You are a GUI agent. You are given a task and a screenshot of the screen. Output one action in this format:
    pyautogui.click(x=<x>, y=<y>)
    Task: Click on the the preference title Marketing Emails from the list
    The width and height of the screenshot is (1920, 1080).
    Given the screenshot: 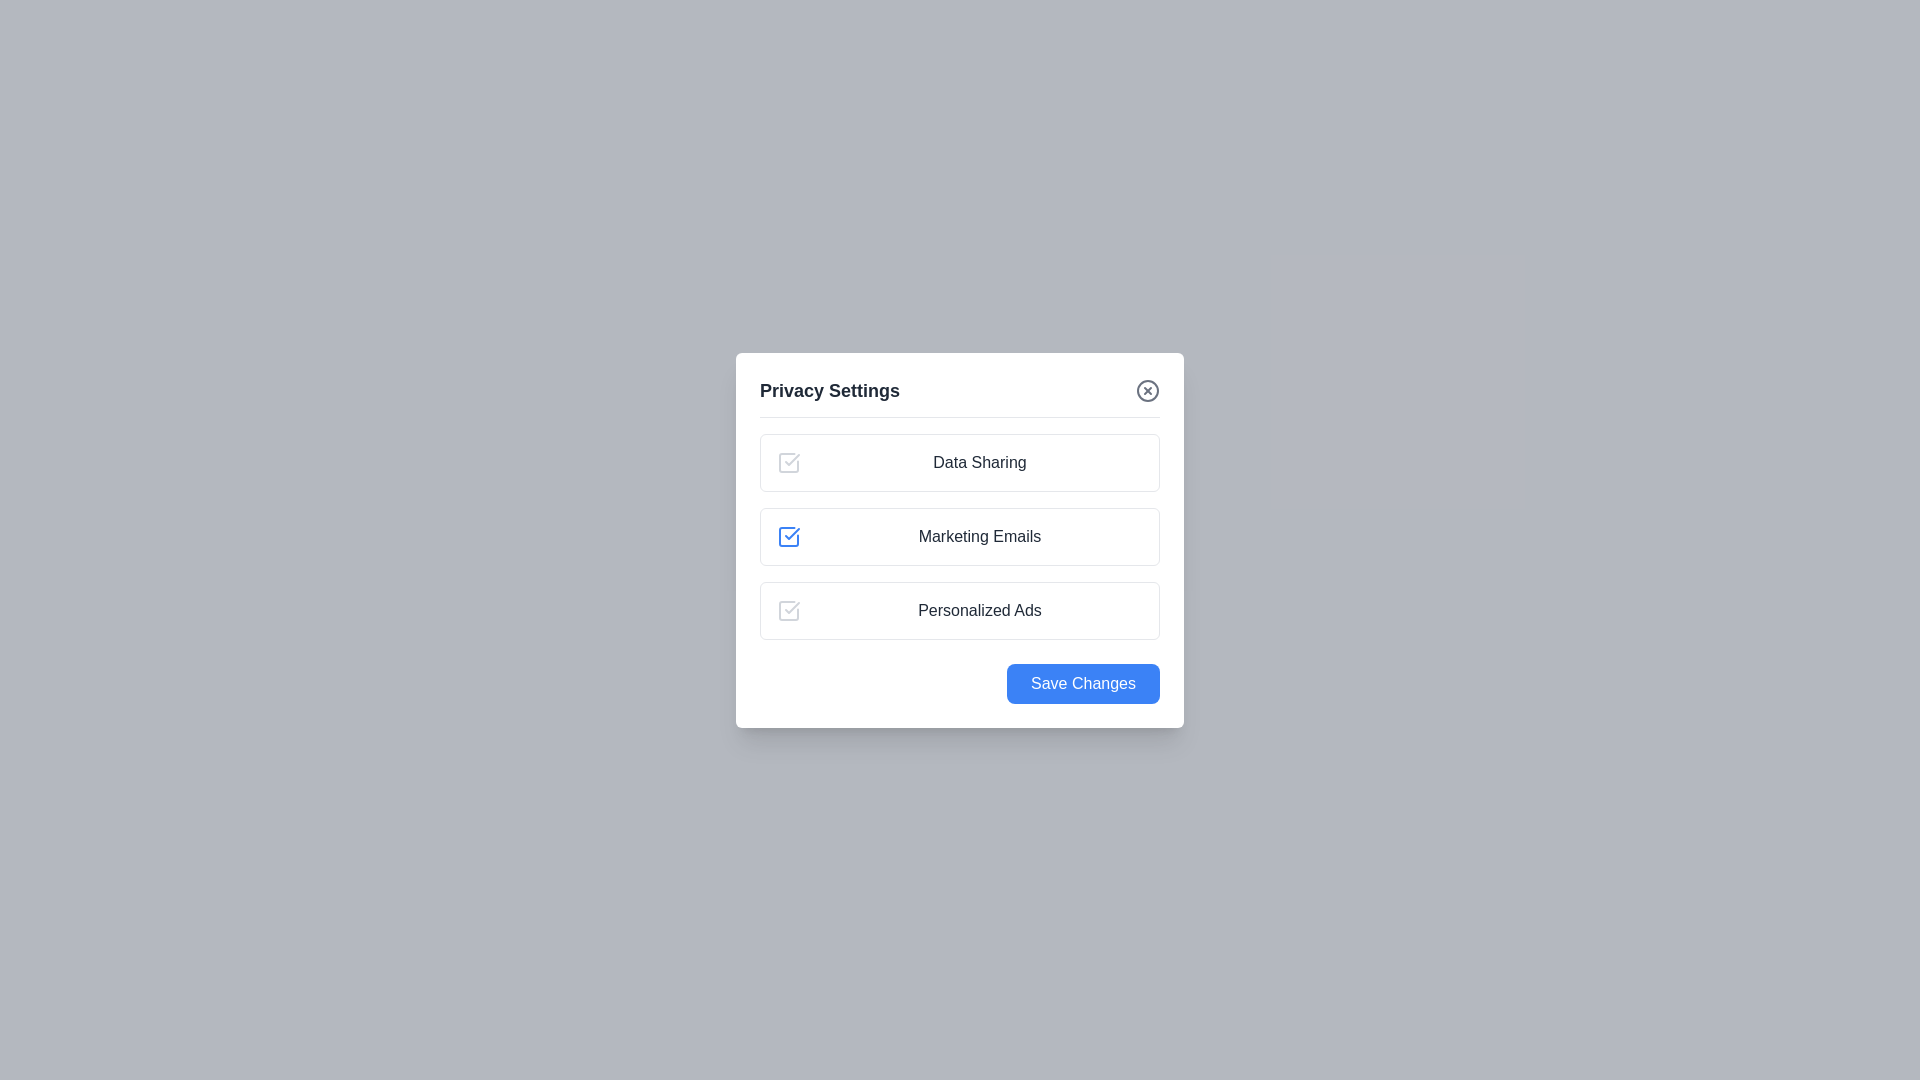 What is the action you would take?
    pyautogui.click(x=979, y=535)
    